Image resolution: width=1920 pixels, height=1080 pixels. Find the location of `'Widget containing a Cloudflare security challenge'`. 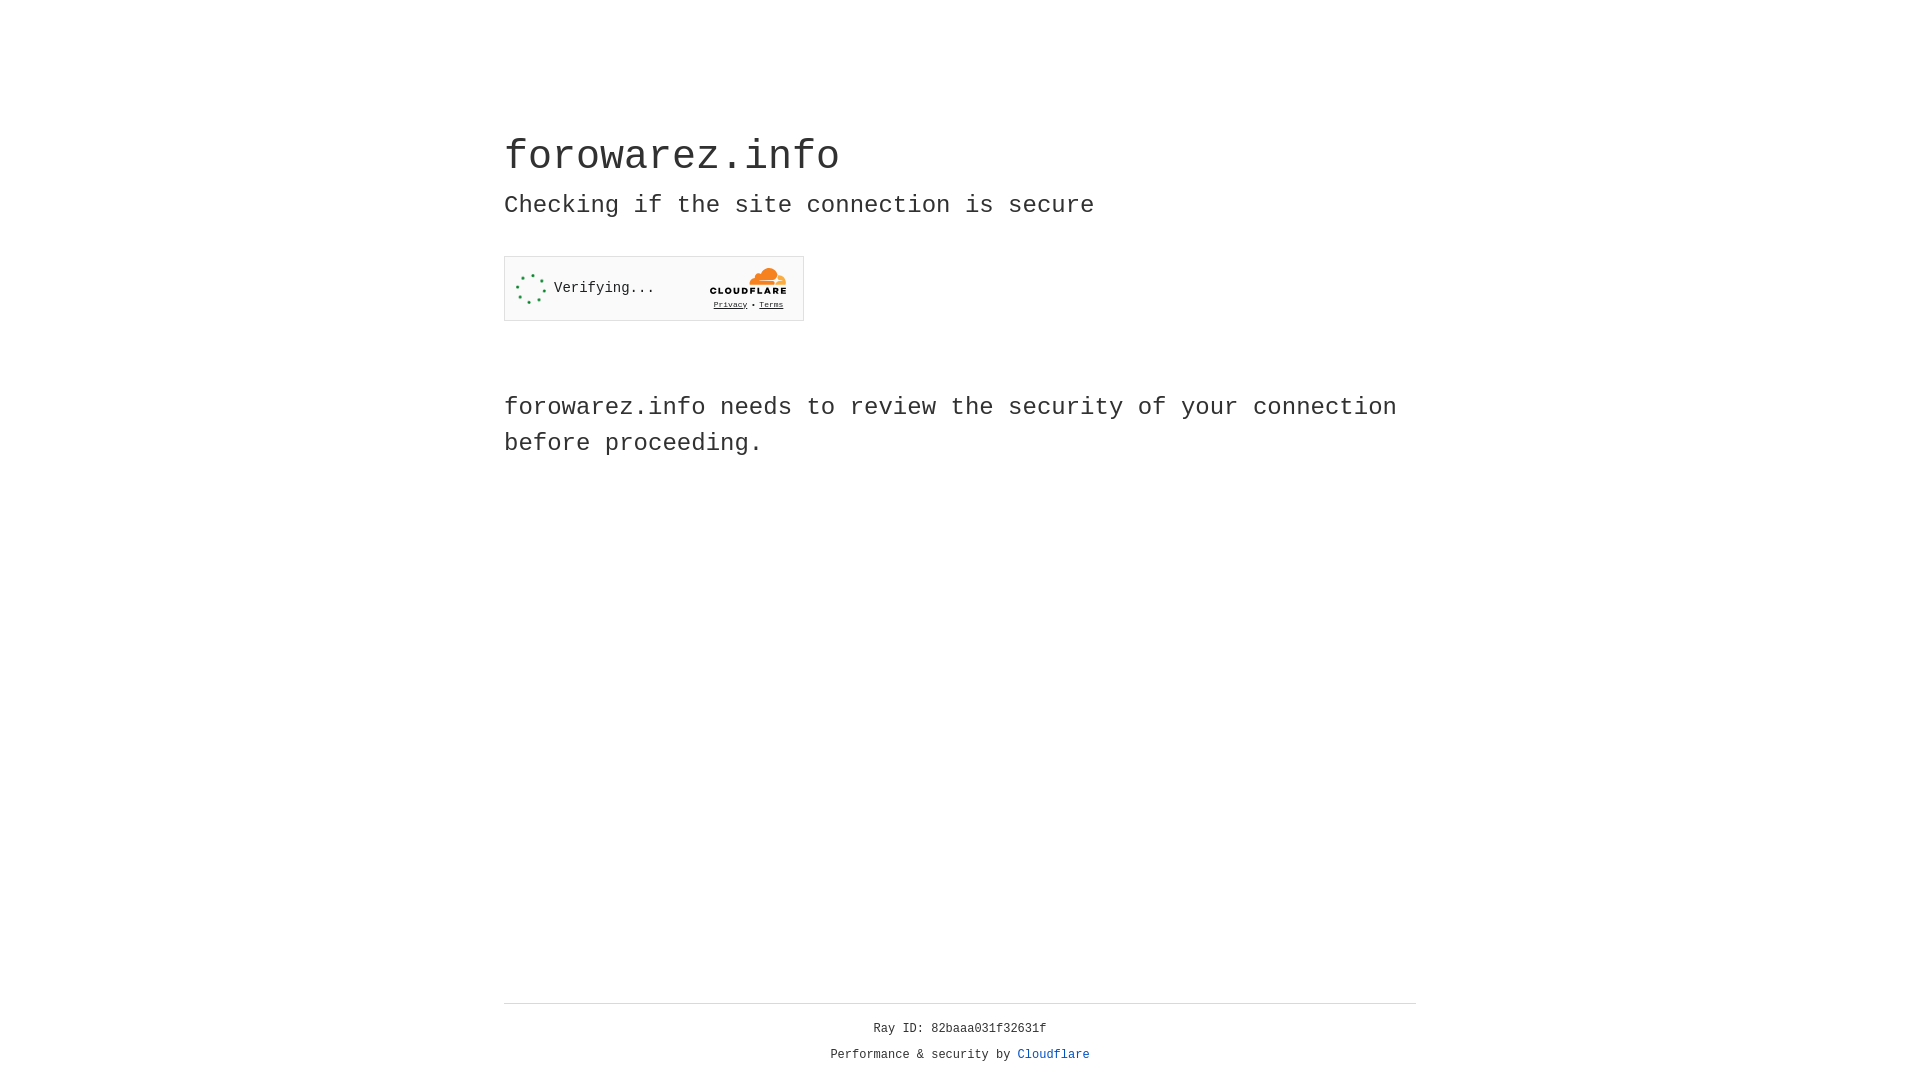

'Widget containing a Cloudflare security challenge' is located at coordinates (653, 288).